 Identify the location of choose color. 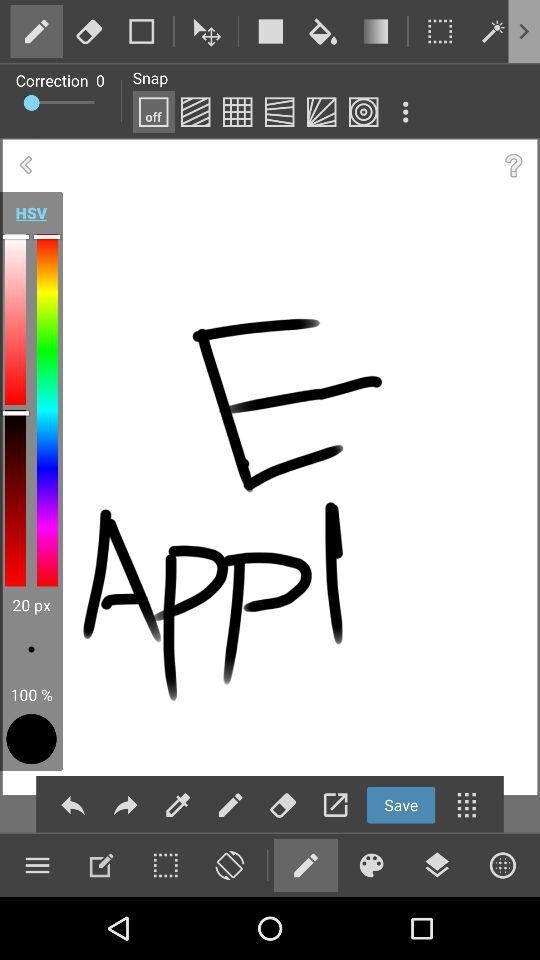
(370, 864).